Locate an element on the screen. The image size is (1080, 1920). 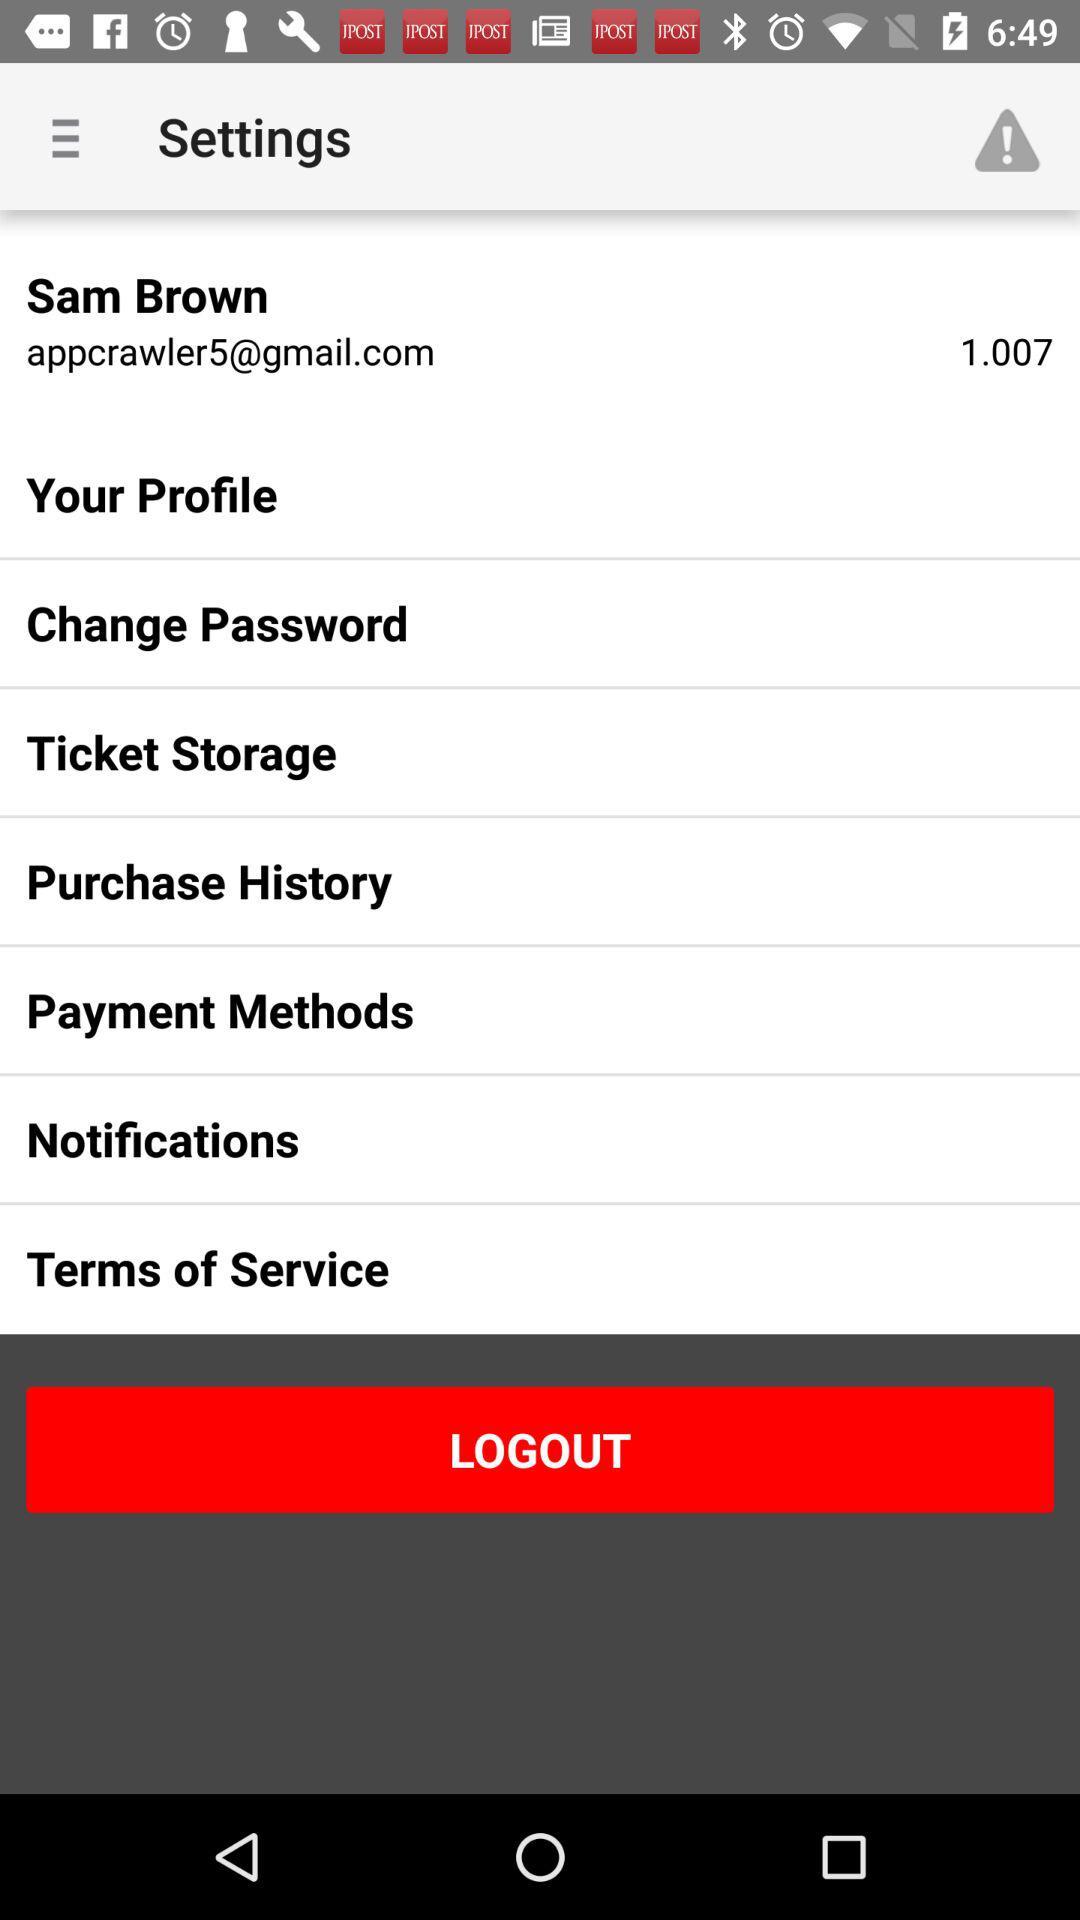
item next to settings item is located at coordinates (72, 135).